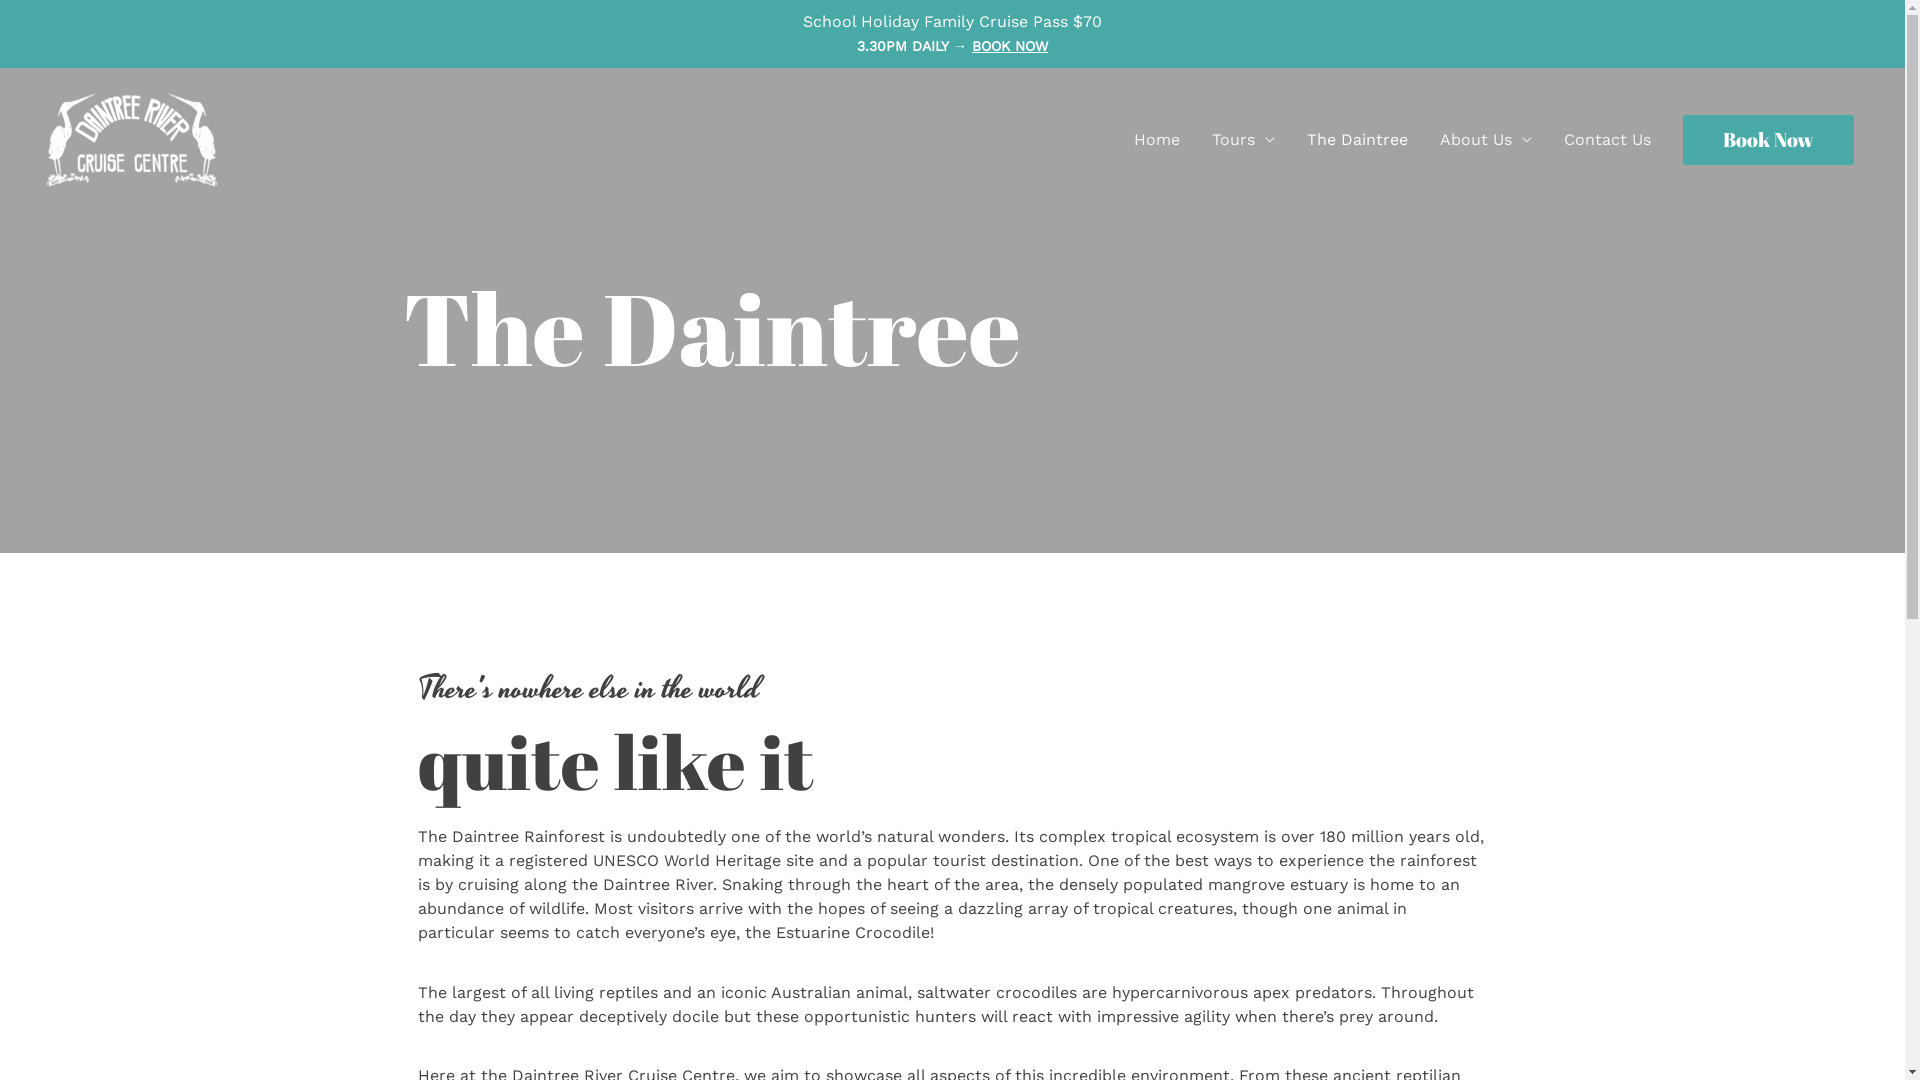 The width and height of the screenshot is (1920, 1080). What do you see at coordinates (1156, 138) in the screenshot?
I see `'Home'` at bounding box center [1156, 138].